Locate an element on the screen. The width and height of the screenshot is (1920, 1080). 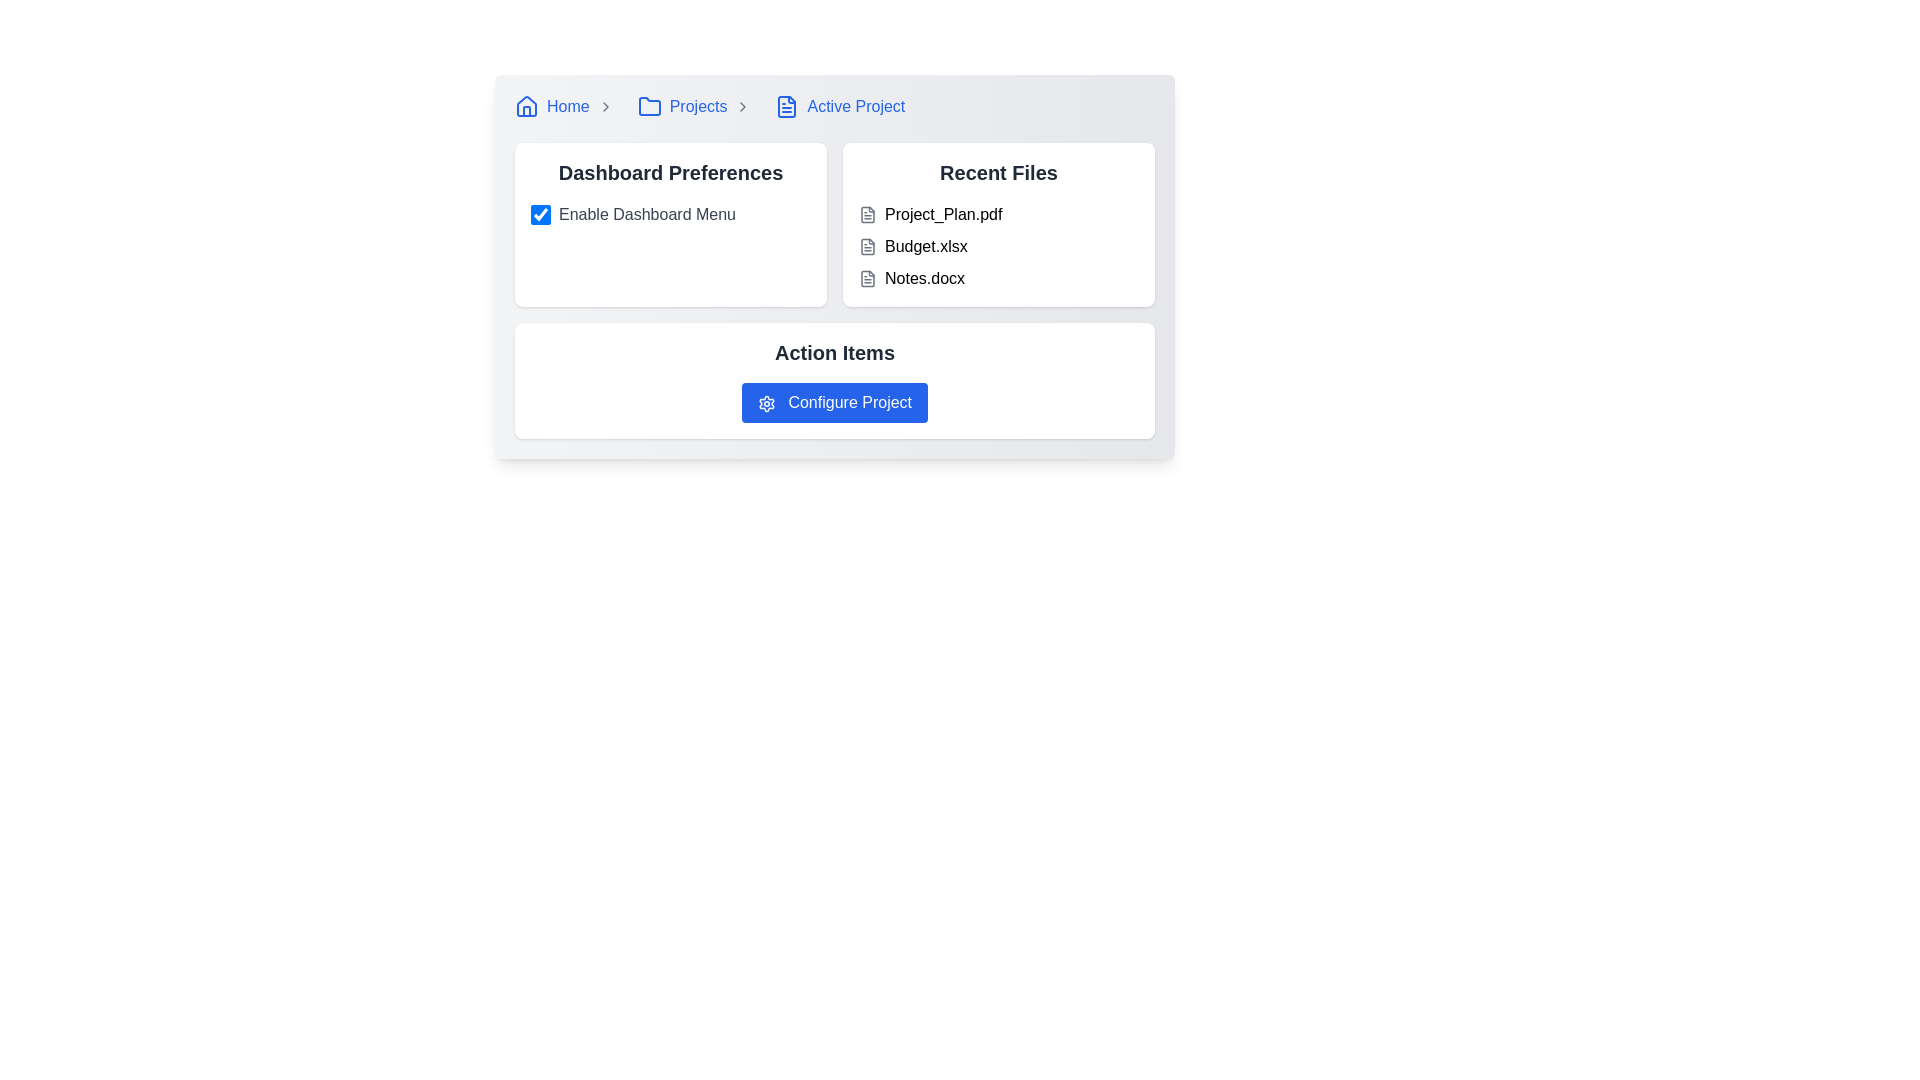
a specific file name or icon in the 'Recent Files' section of the List containing file entries is located at coordinates (998, 224).